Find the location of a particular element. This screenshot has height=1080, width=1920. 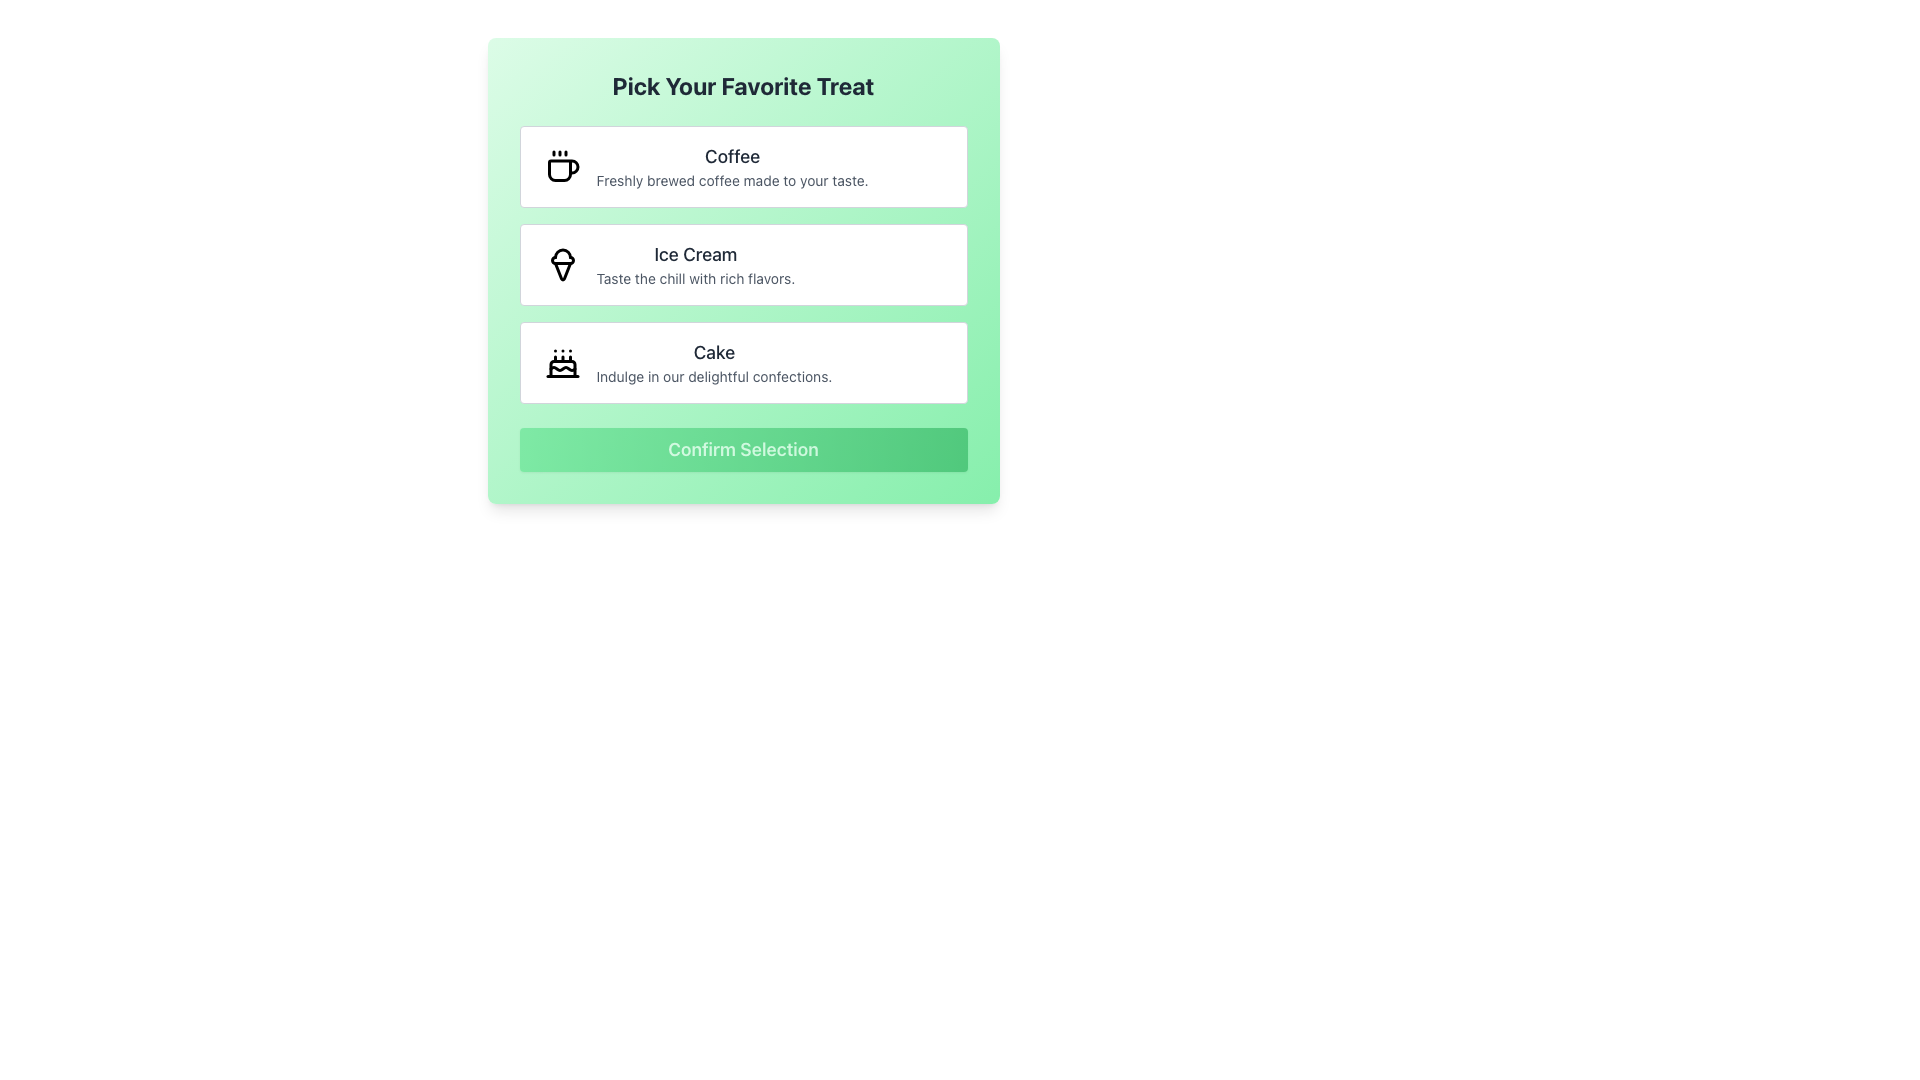

the ice cream cone icon in the selection list, which is the second entry between 'Coffee' and 'Cake' is located at coordinates (561, 271).